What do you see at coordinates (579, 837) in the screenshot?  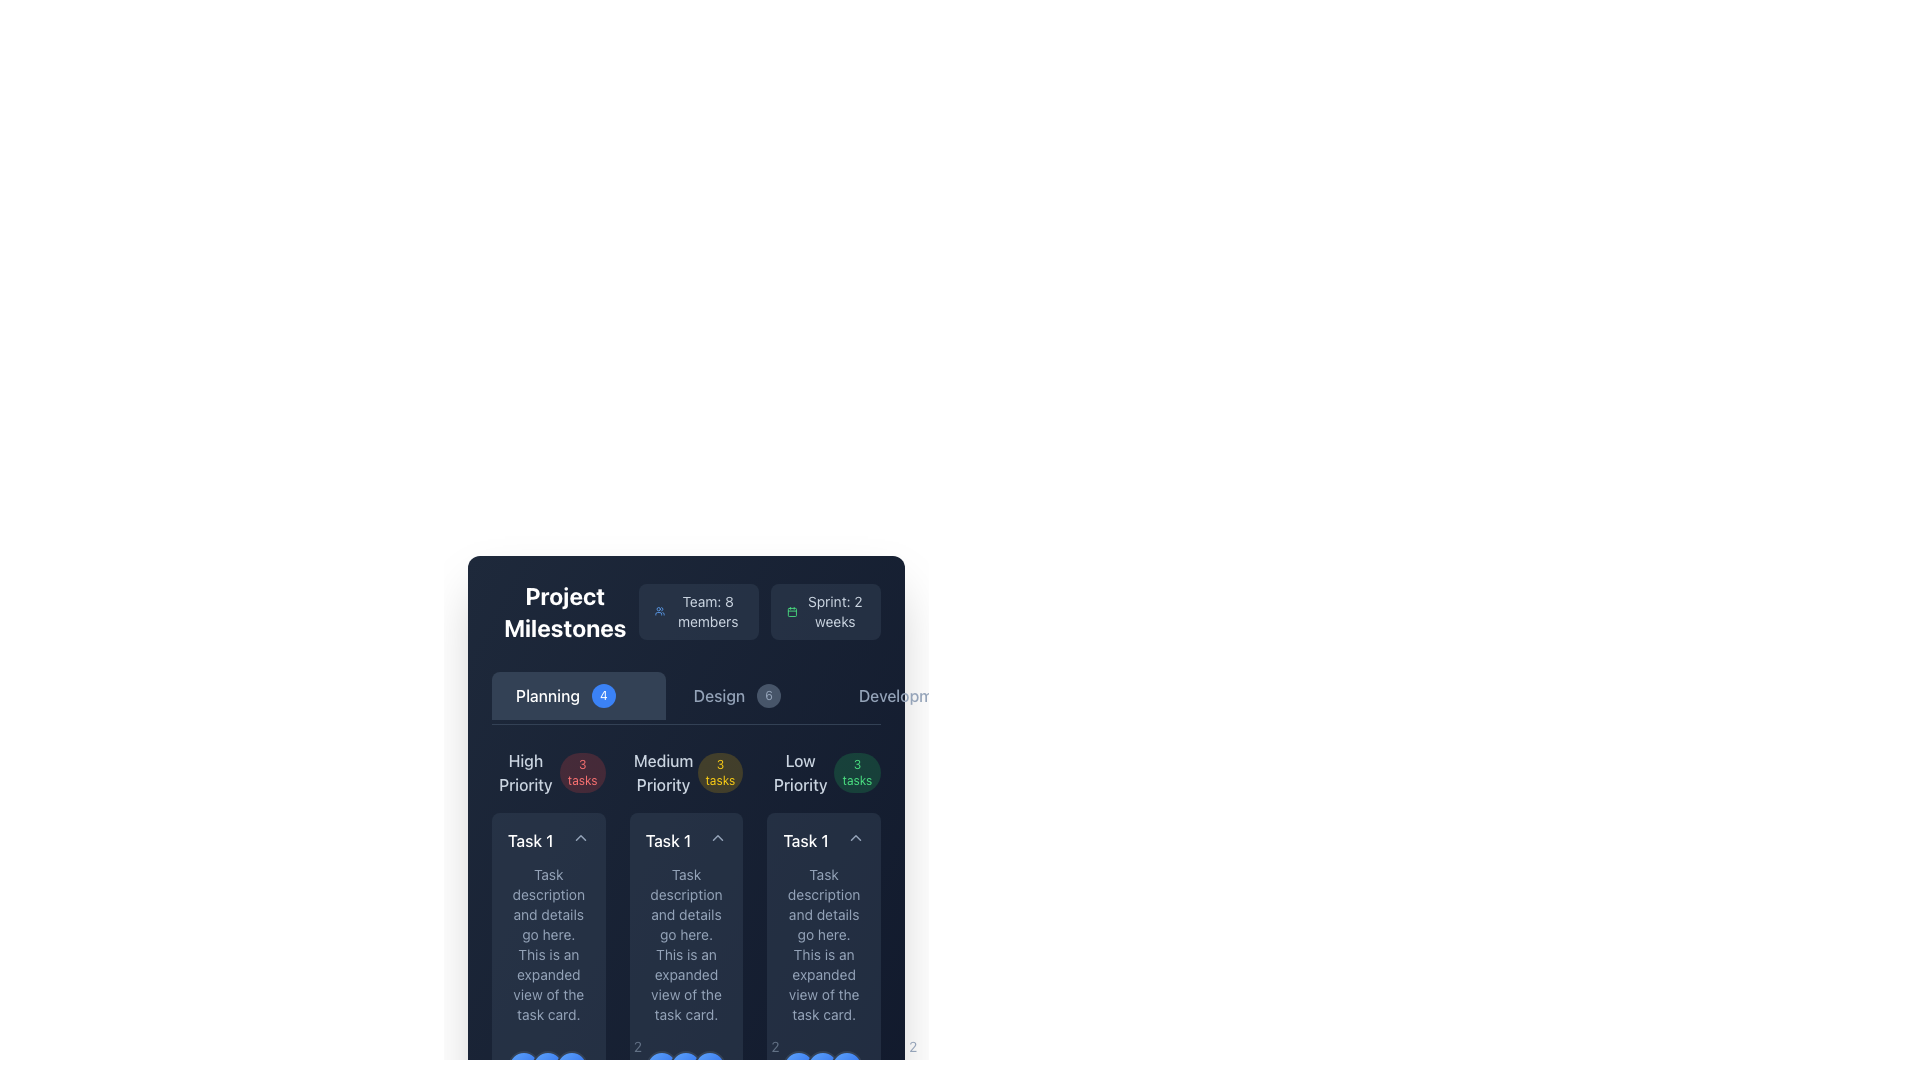 I see `the chevron-shaped icon in the top-right corner of the 'Task 1' card` at bounding box center [579, 837].